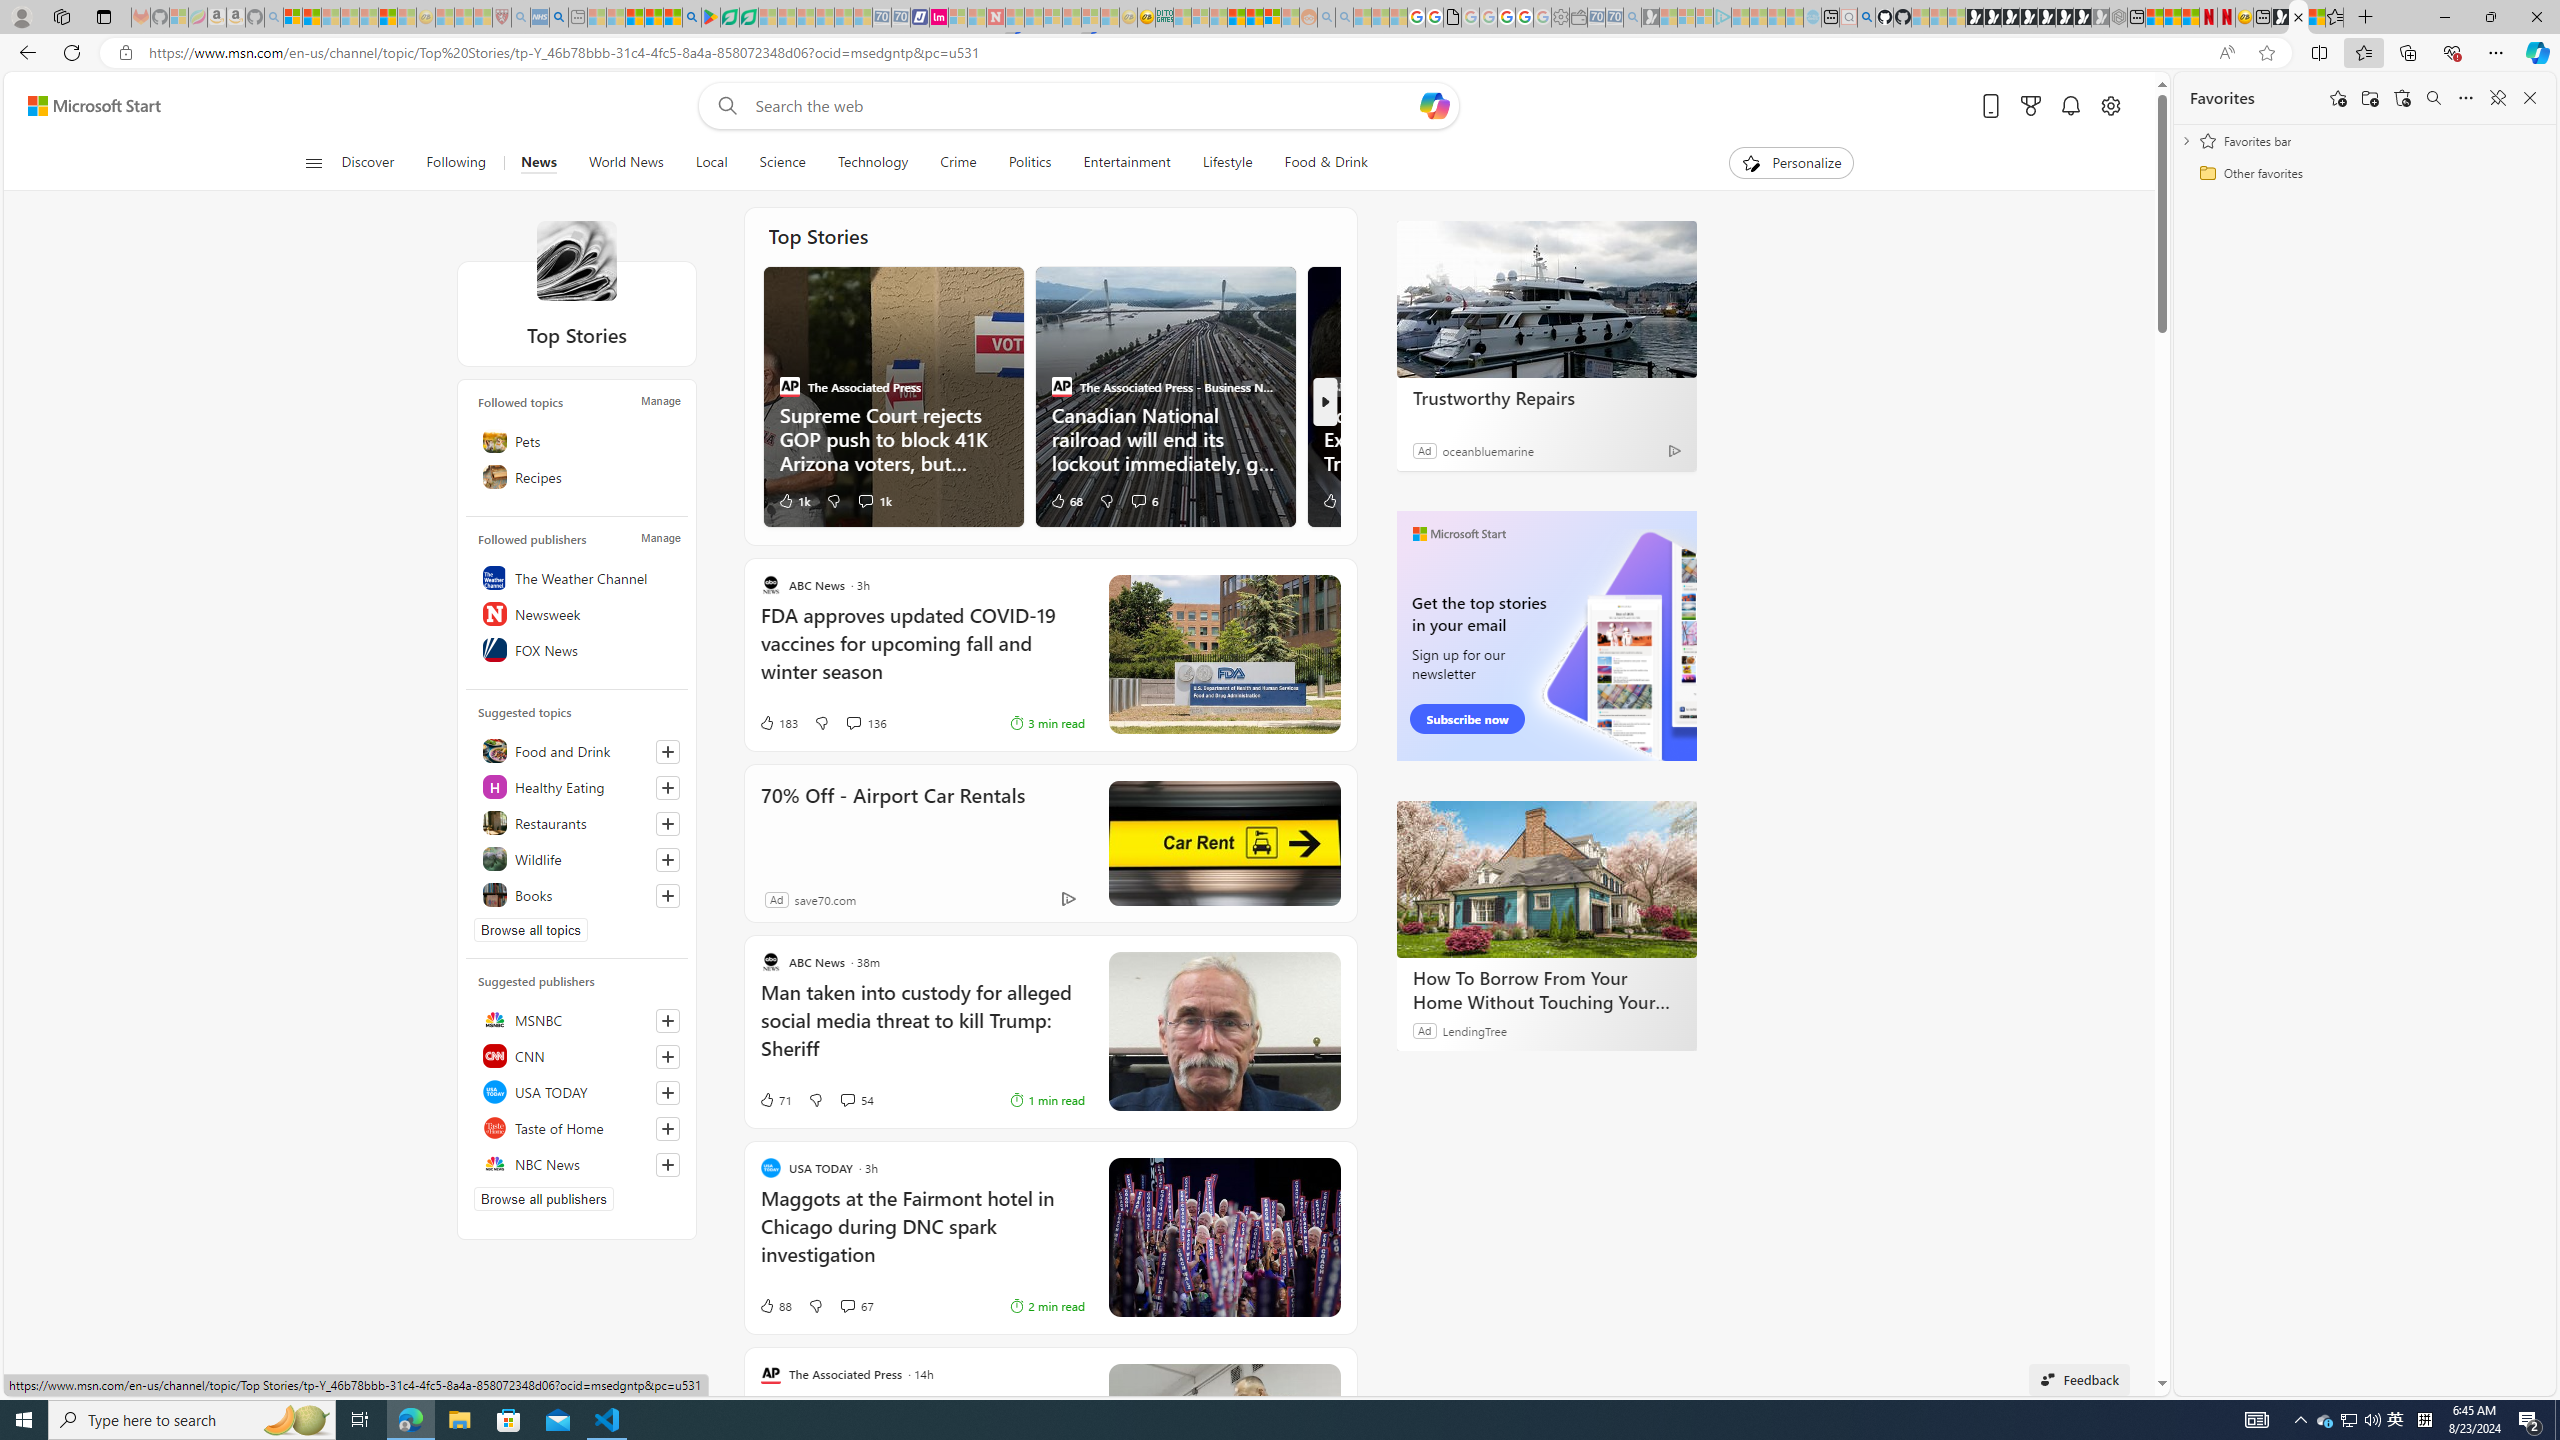 This screenshot has height=1440, width=2560. Describe the element at coordinates (575, 893) in the screenshot. I see `'Books'` at that location.